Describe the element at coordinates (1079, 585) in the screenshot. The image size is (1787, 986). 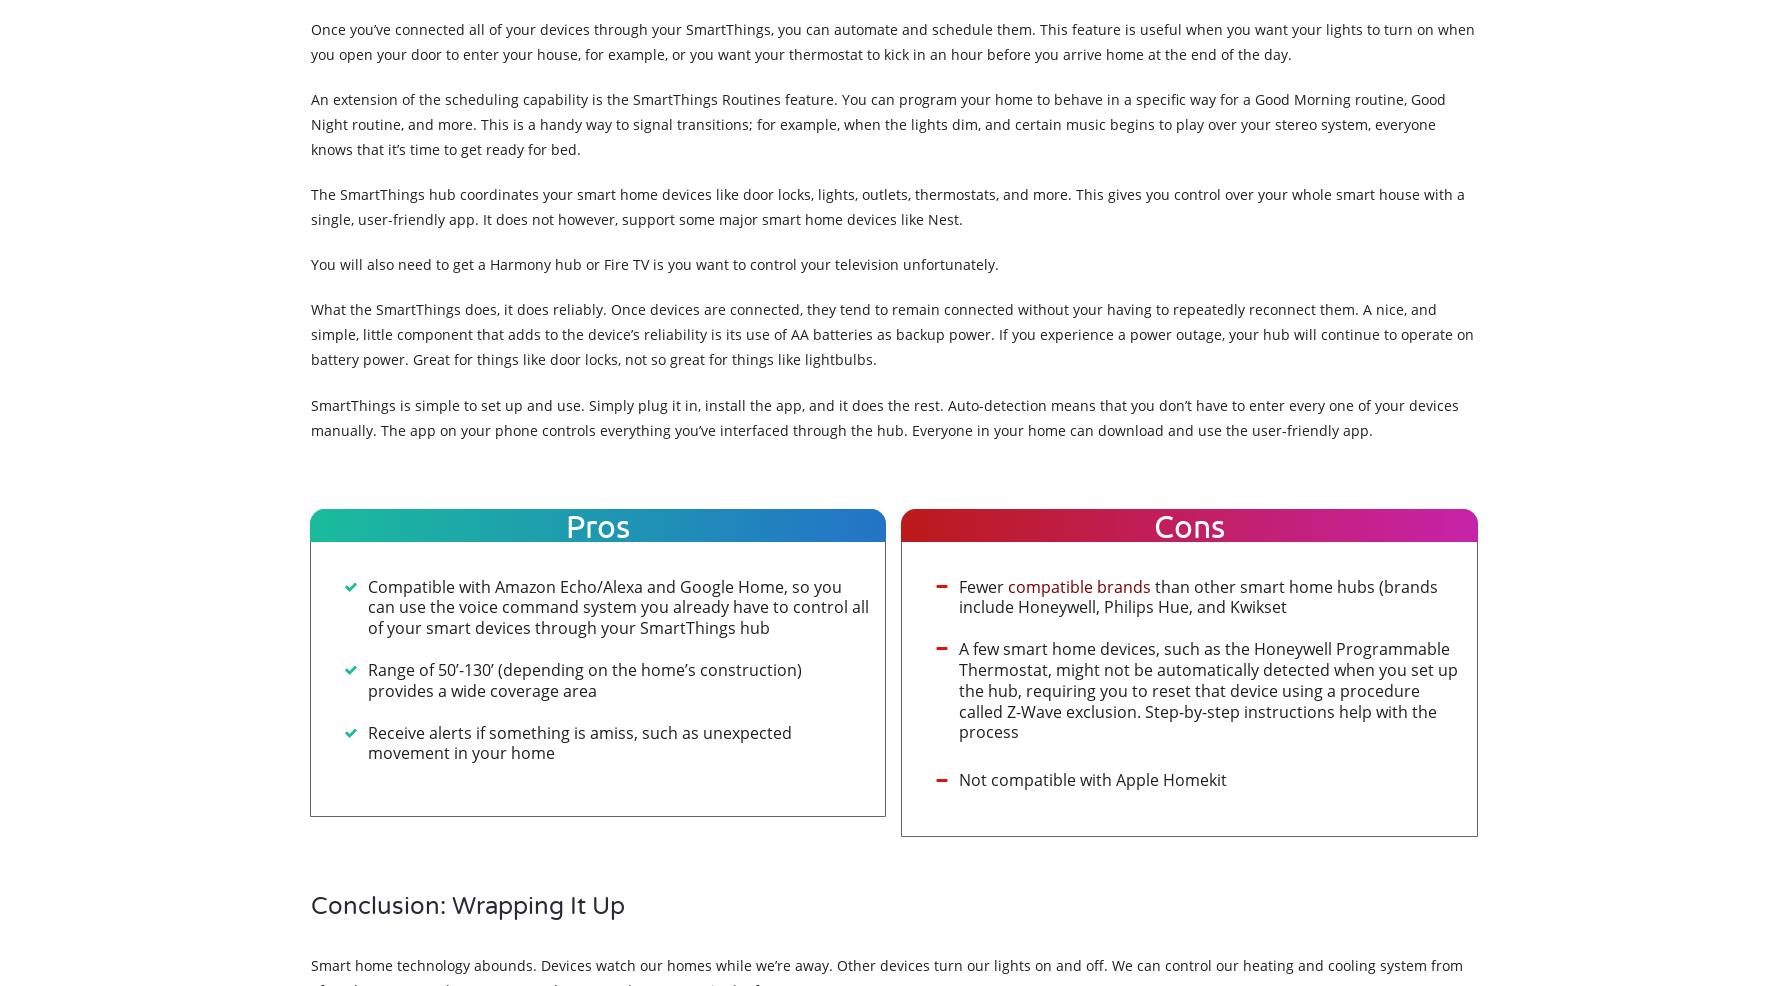
I see `'compatible brands'` at that location.